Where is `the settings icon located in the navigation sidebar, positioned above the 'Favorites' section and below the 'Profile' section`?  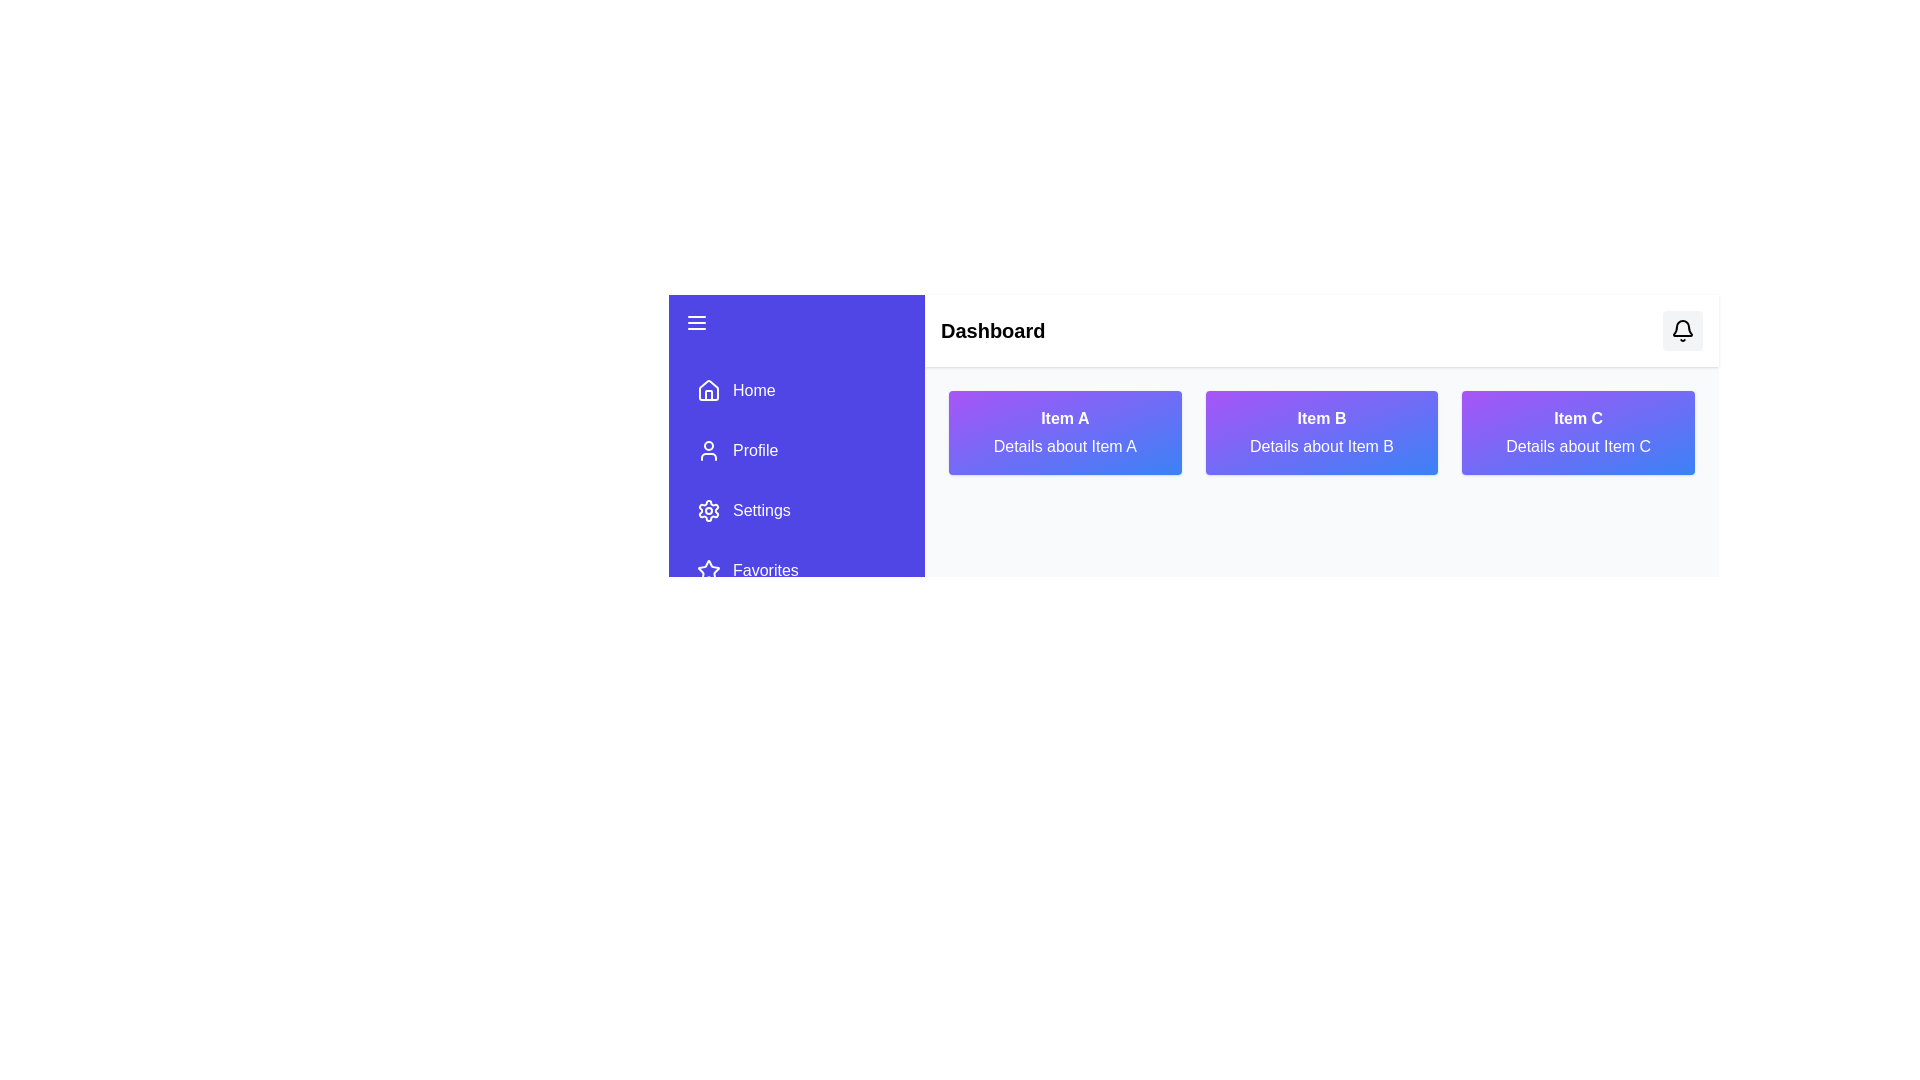
the settings icon located in the navigation sidebar, positioned above the 'Favorites' section and below the 'Profile' section is located at coordinates (709, 509).